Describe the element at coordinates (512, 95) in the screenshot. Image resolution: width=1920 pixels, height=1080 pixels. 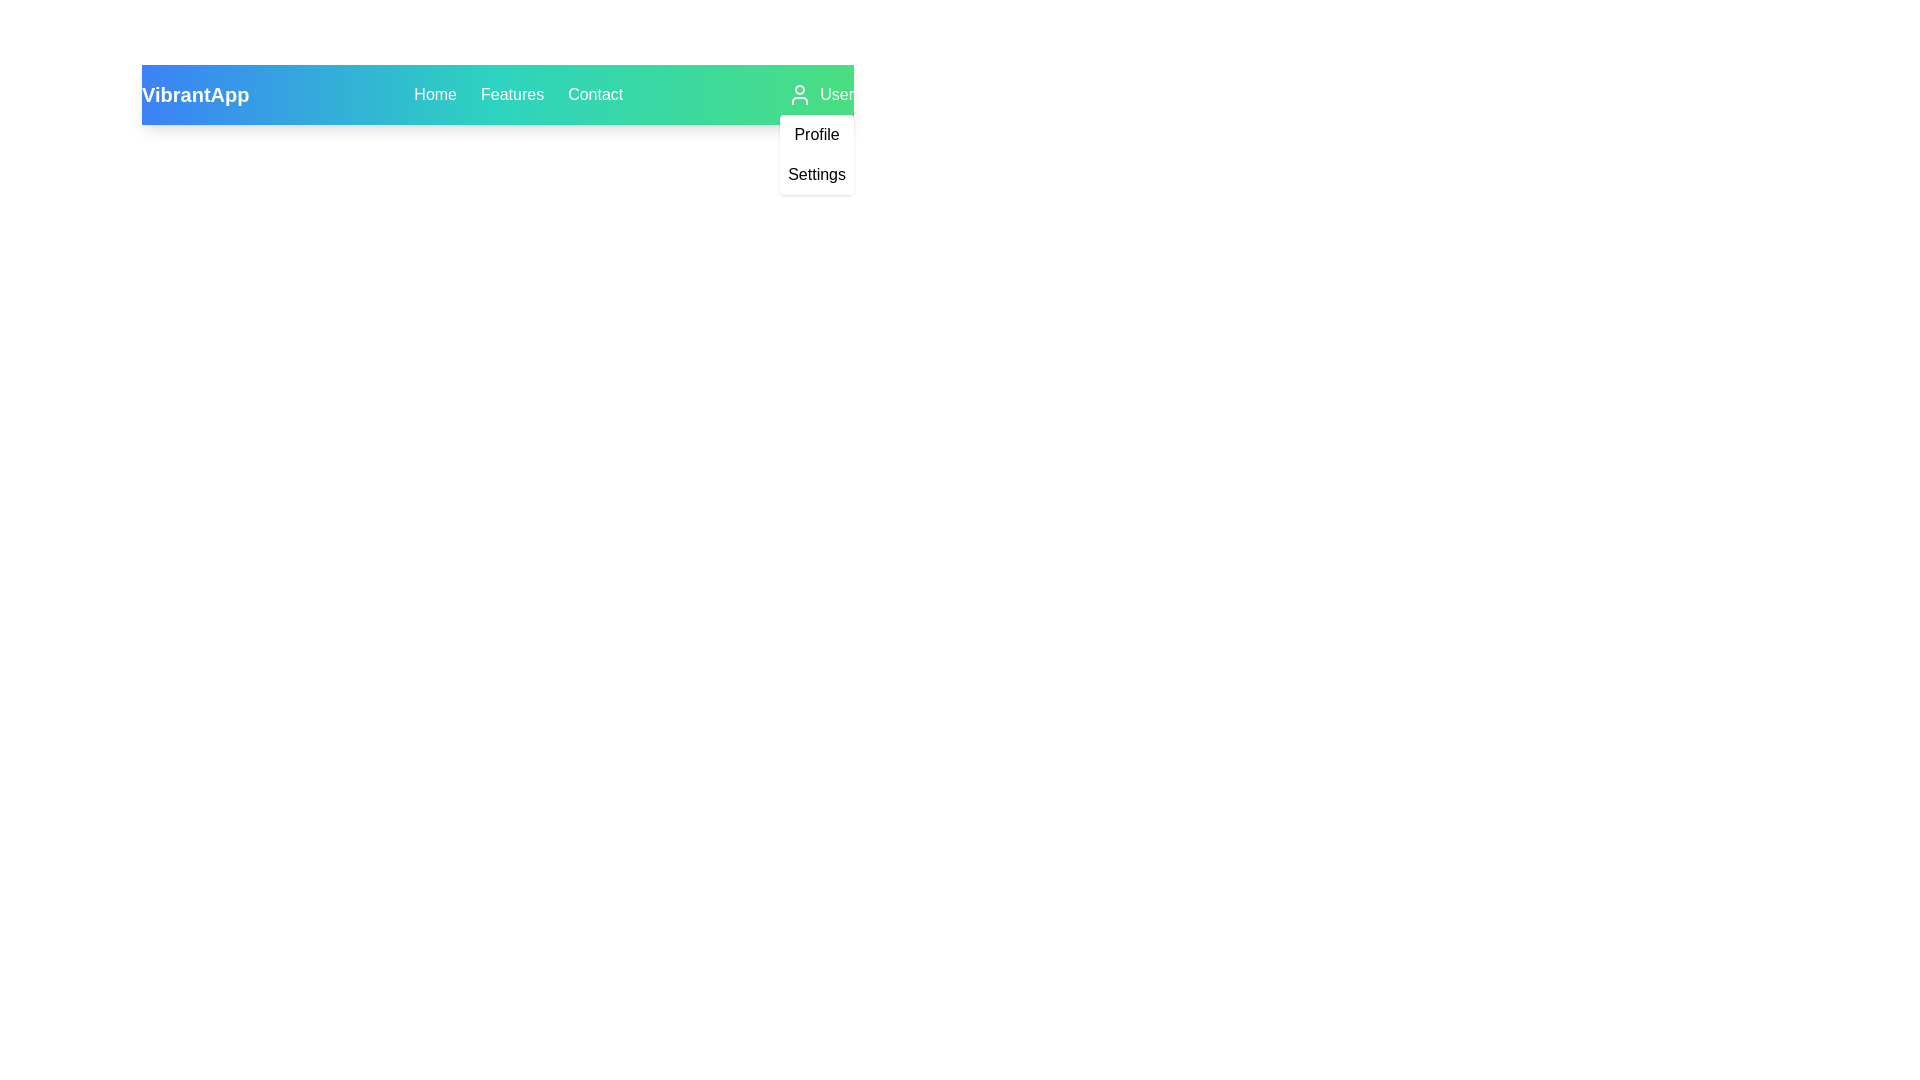
I see `the Features to observe its hover effect` at that location.